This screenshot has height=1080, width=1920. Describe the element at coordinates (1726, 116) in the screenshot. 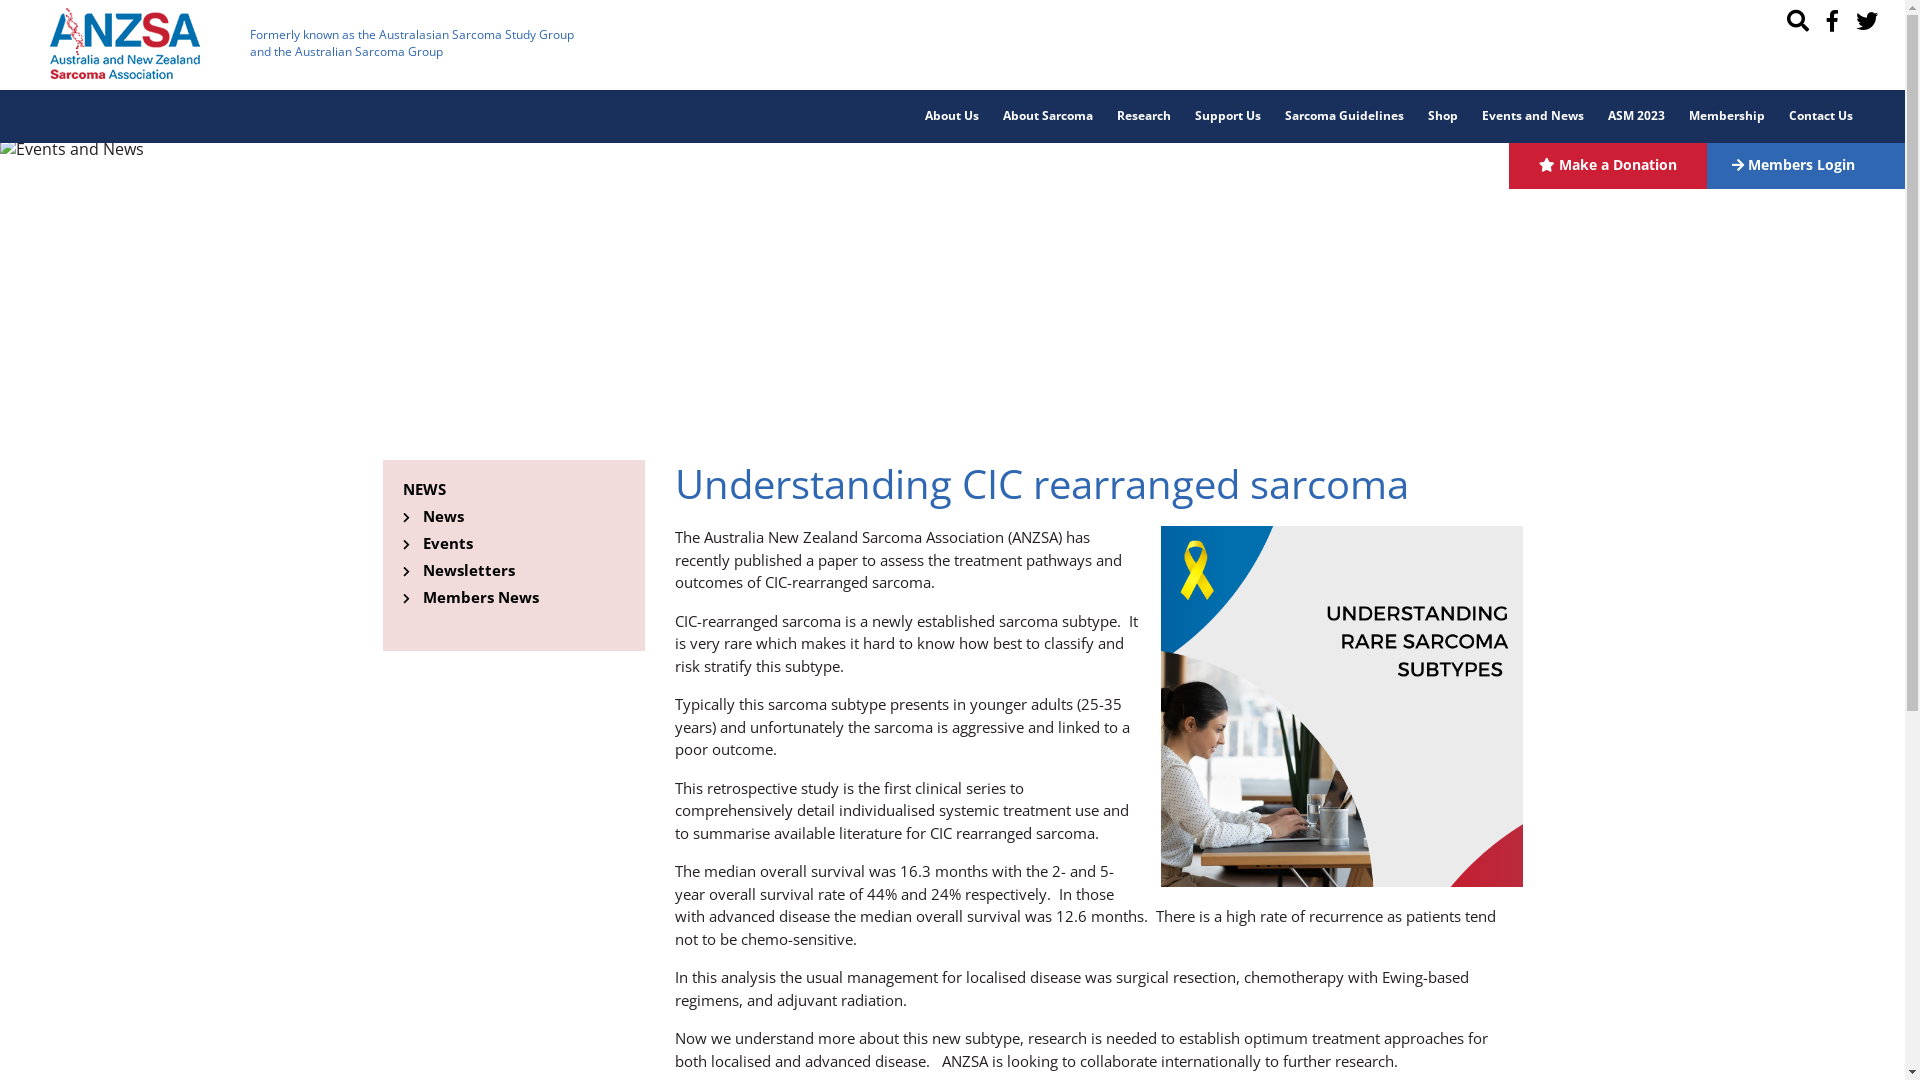

I see `'Membership'` at that location.